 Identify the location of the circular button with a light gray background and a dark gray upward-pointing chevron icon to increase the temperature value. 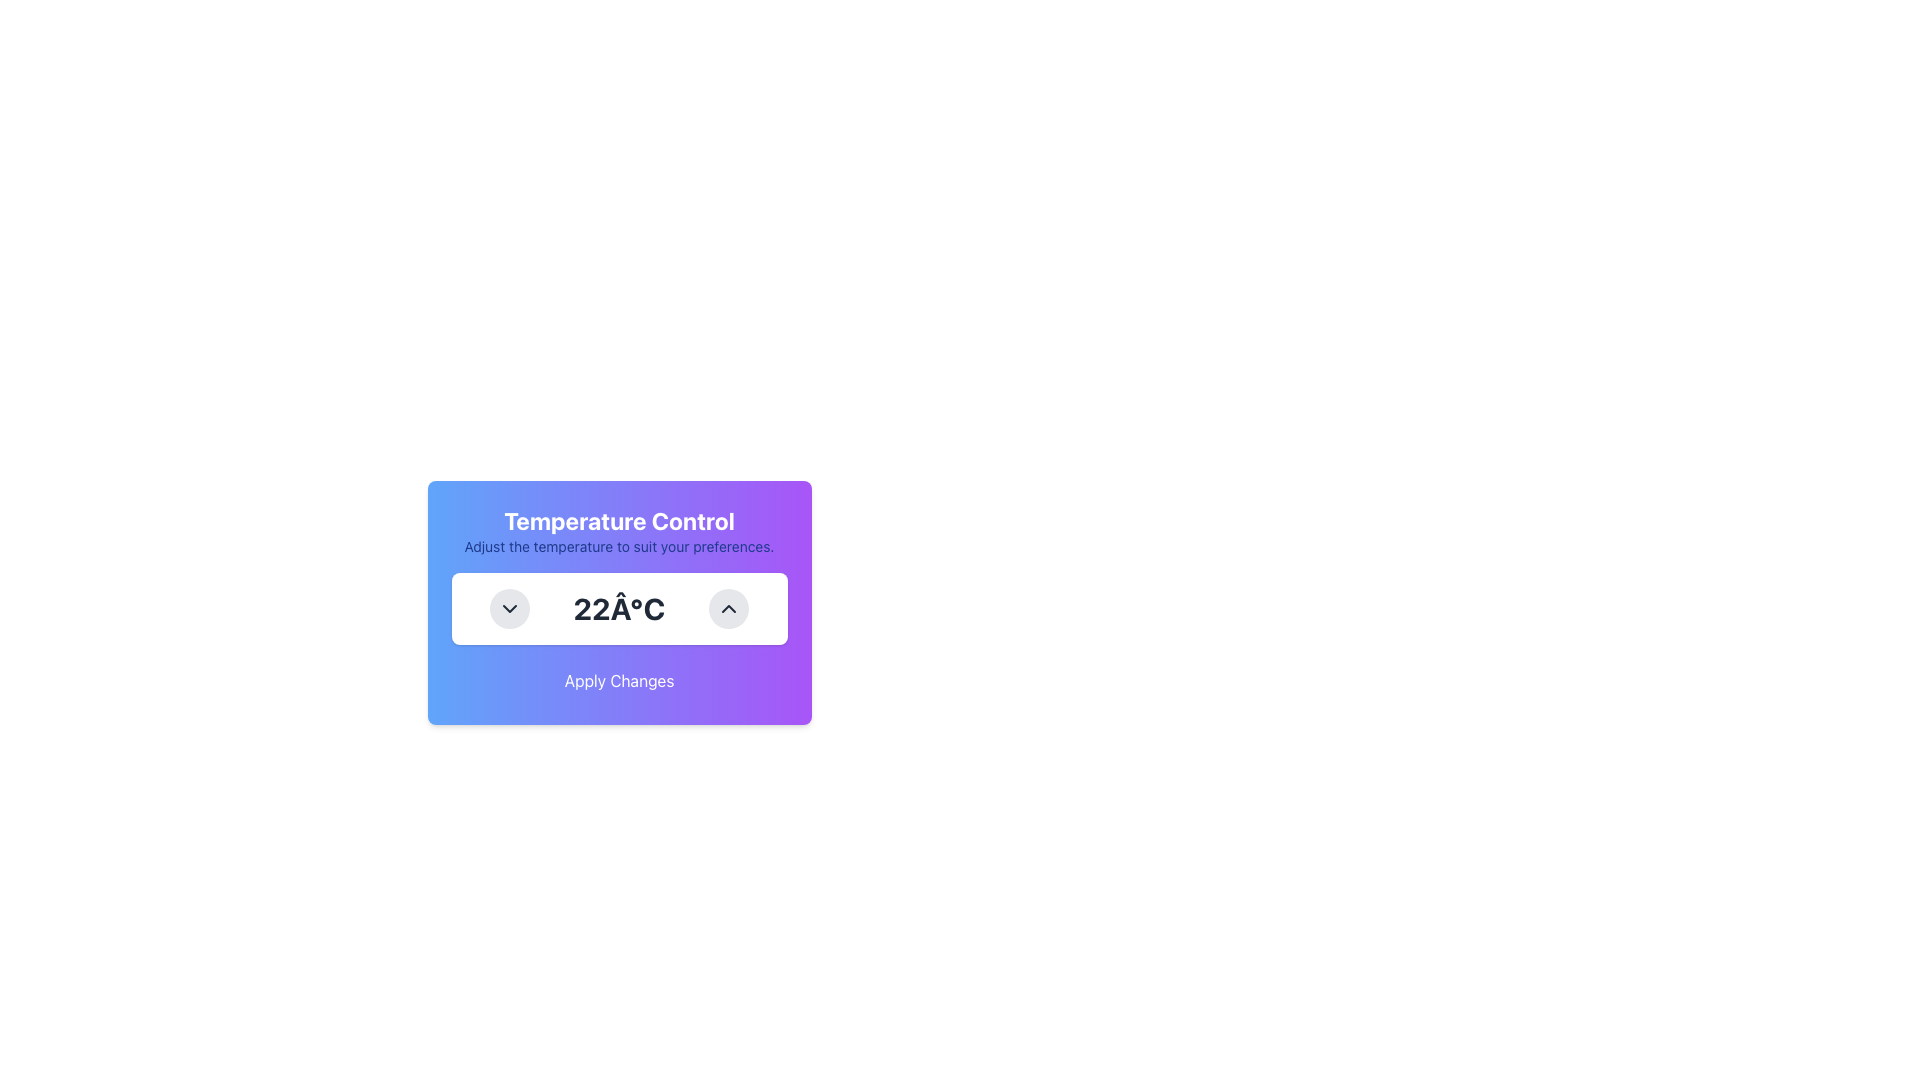
(728, 608).